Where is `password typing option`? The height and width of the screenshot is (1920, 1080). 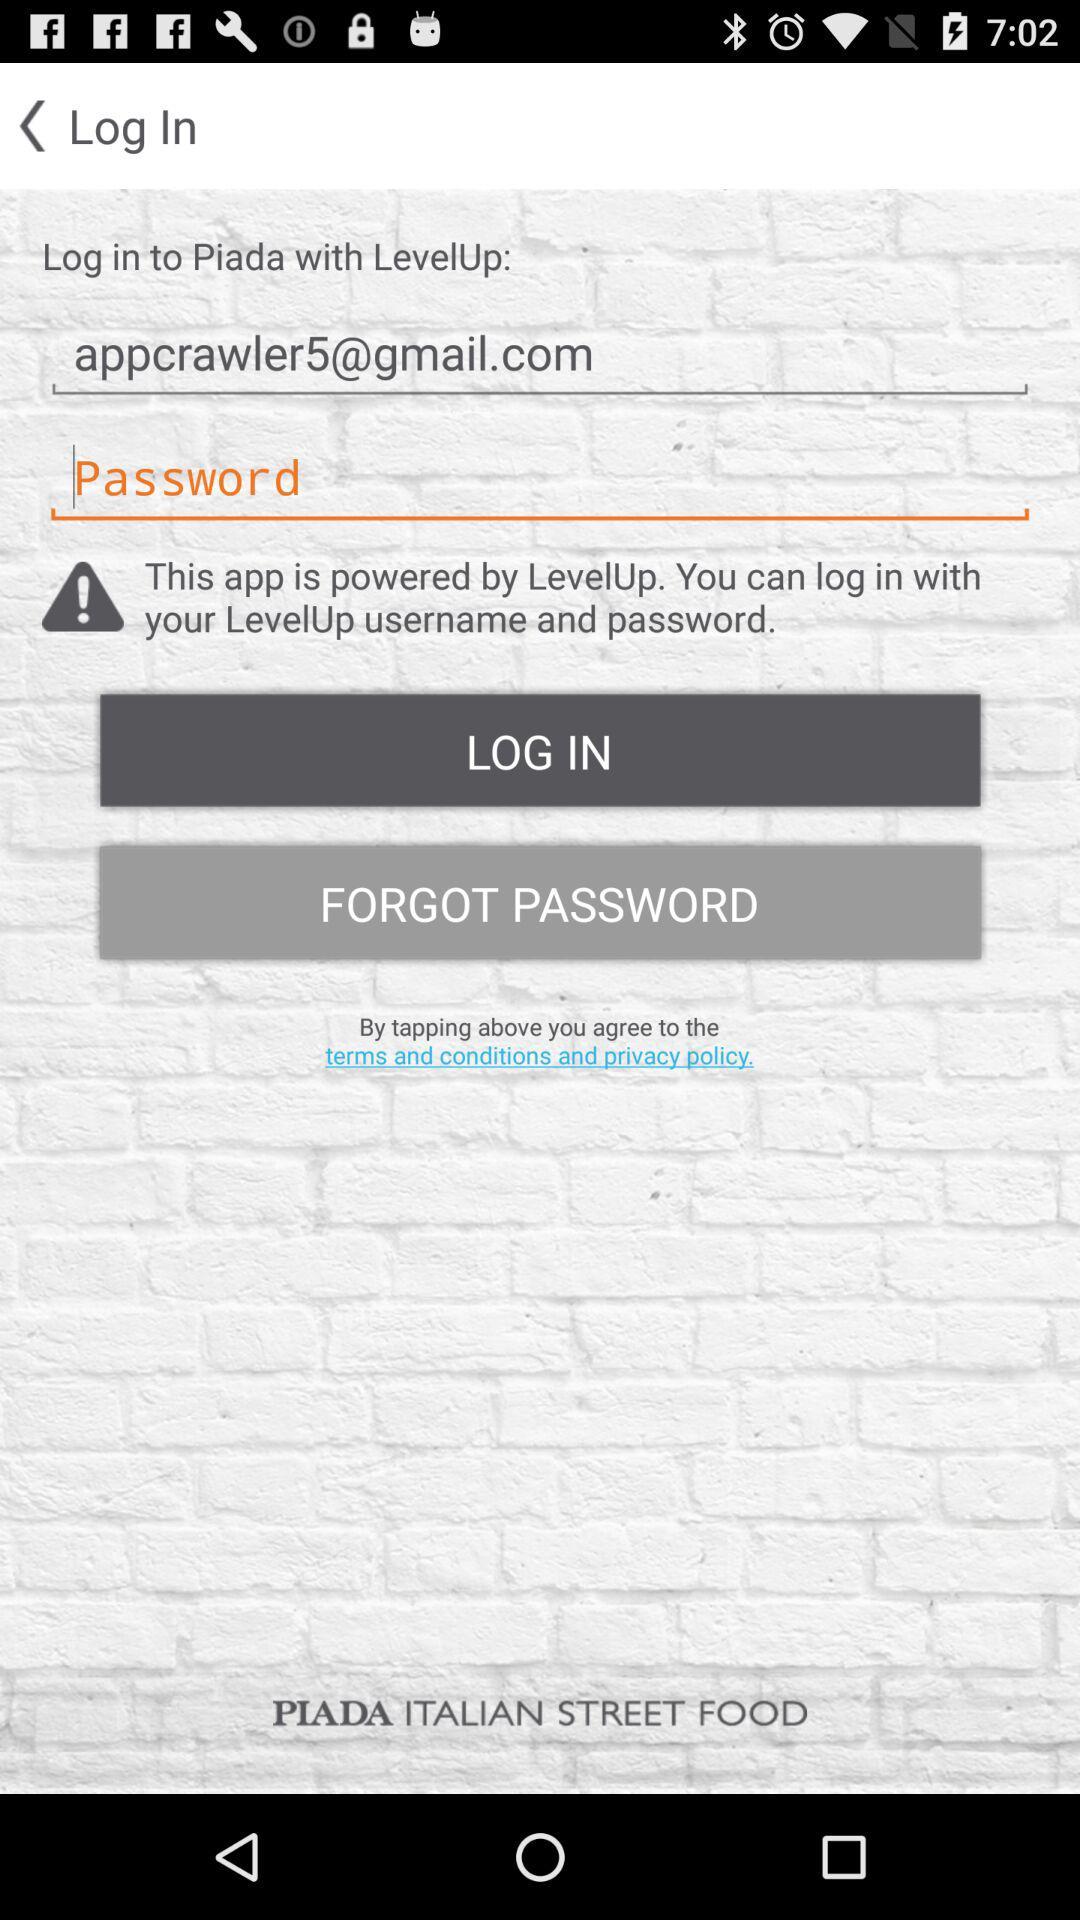 password typing option is located at coordinates (540, 476).